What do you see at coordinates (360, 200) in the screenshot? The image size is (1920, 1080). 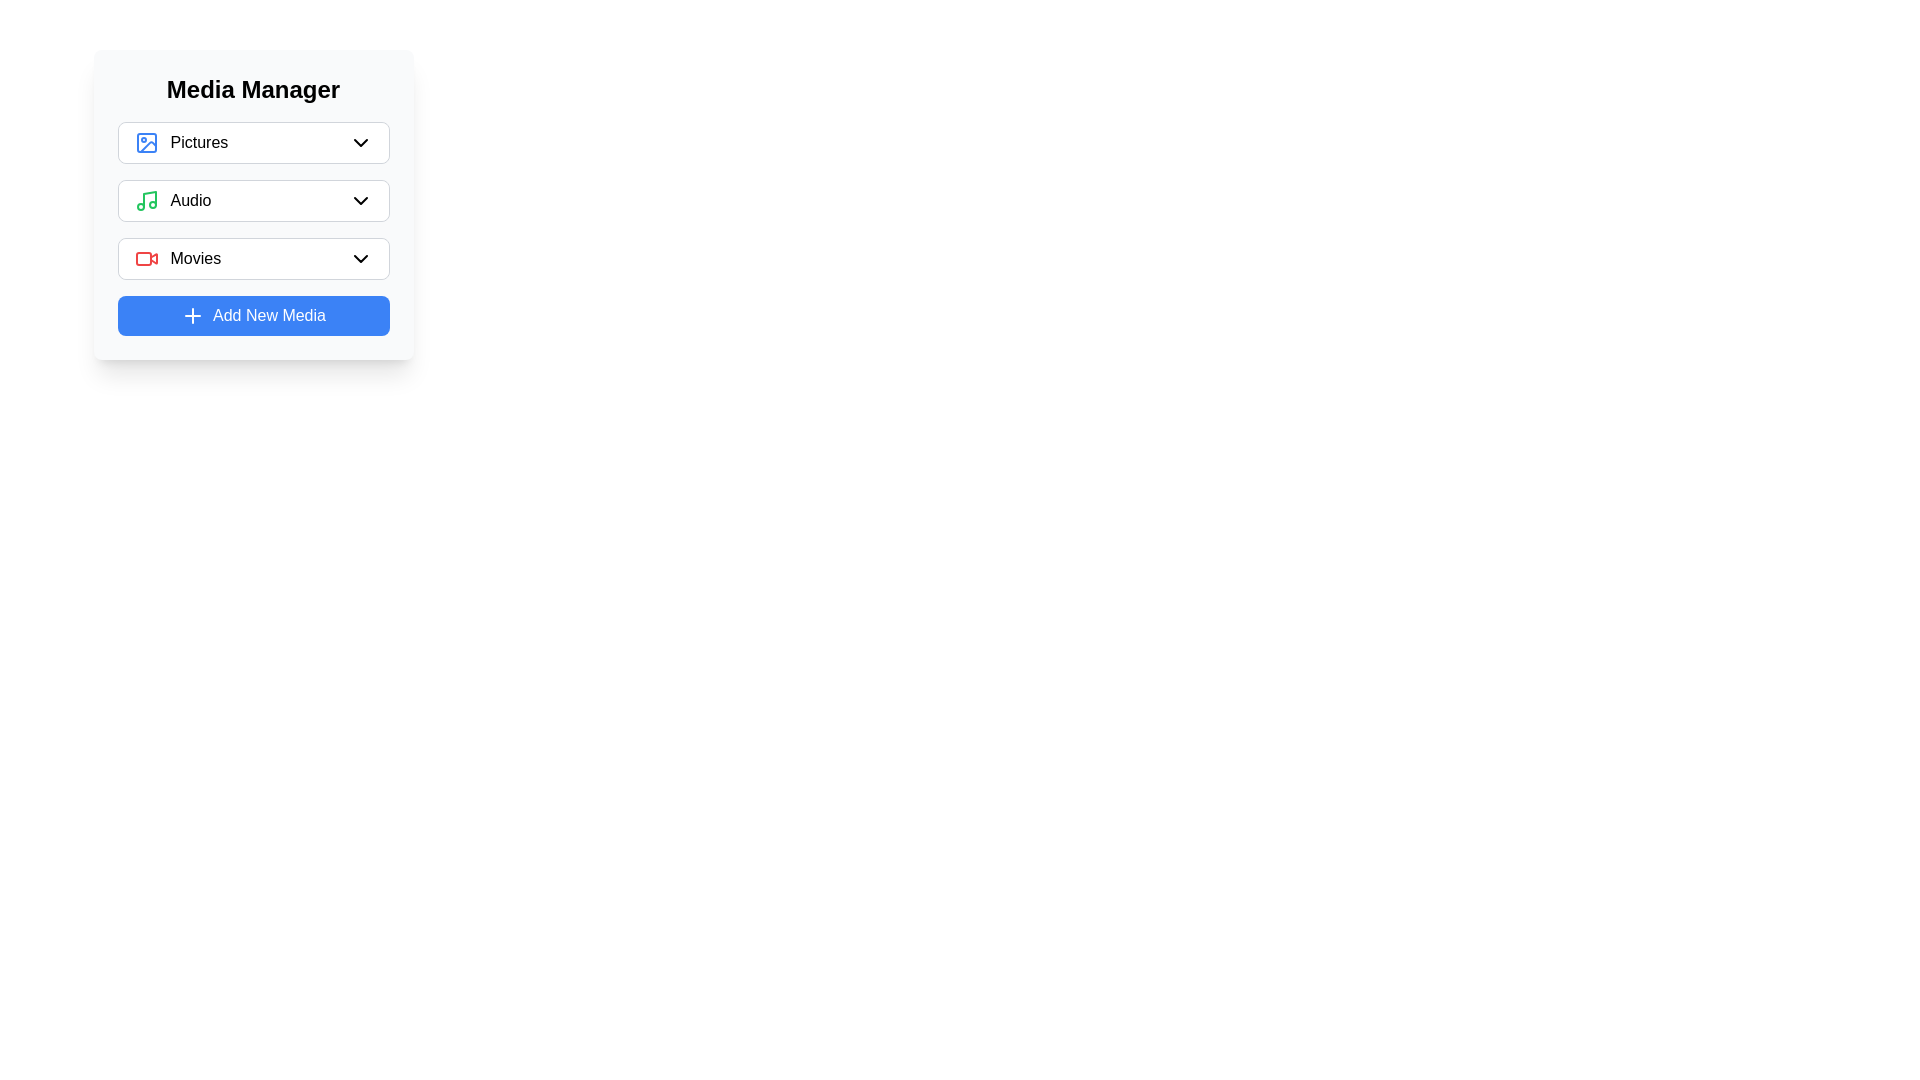 I see `the rightmost icon within the 'Audio' dropdown button area` at bounding box center [360, 200].